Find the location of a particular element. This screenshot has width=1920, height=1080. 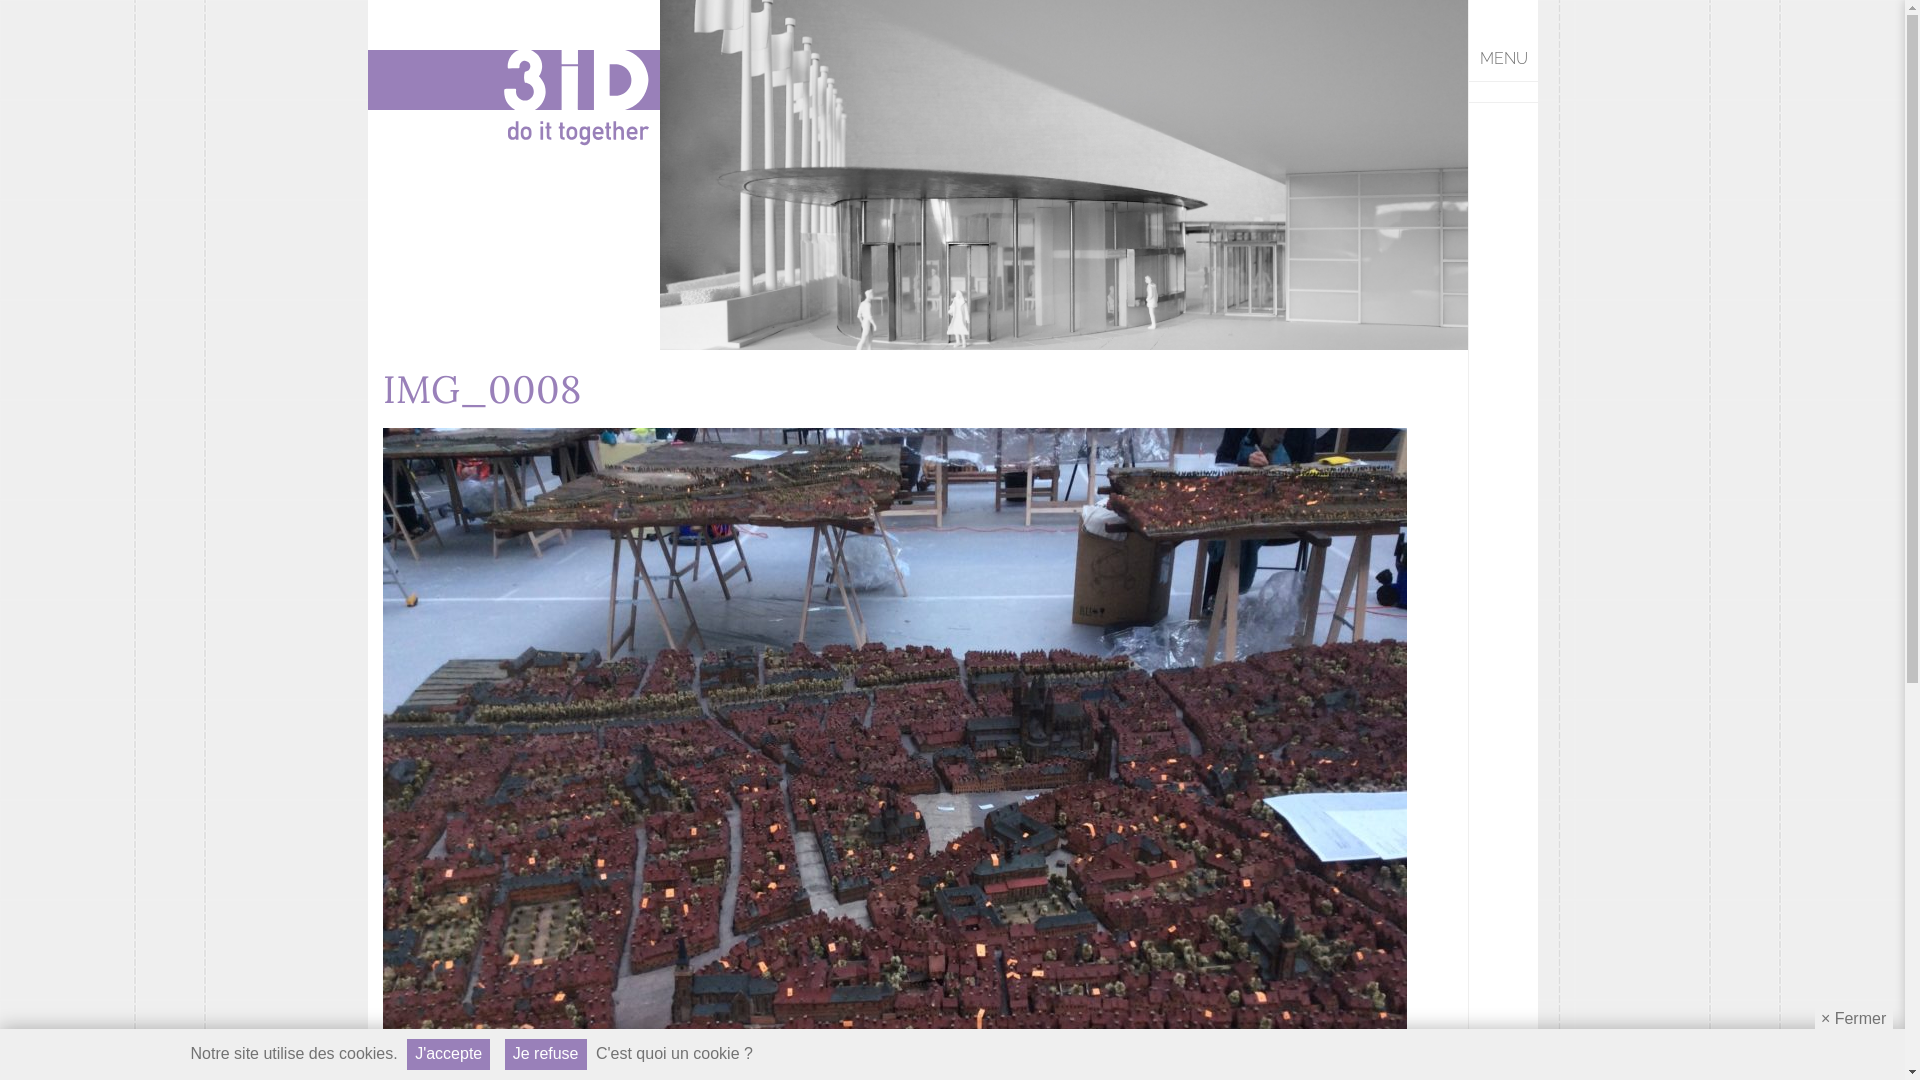

'Je refuse' is located at coordinates (504, 1053).